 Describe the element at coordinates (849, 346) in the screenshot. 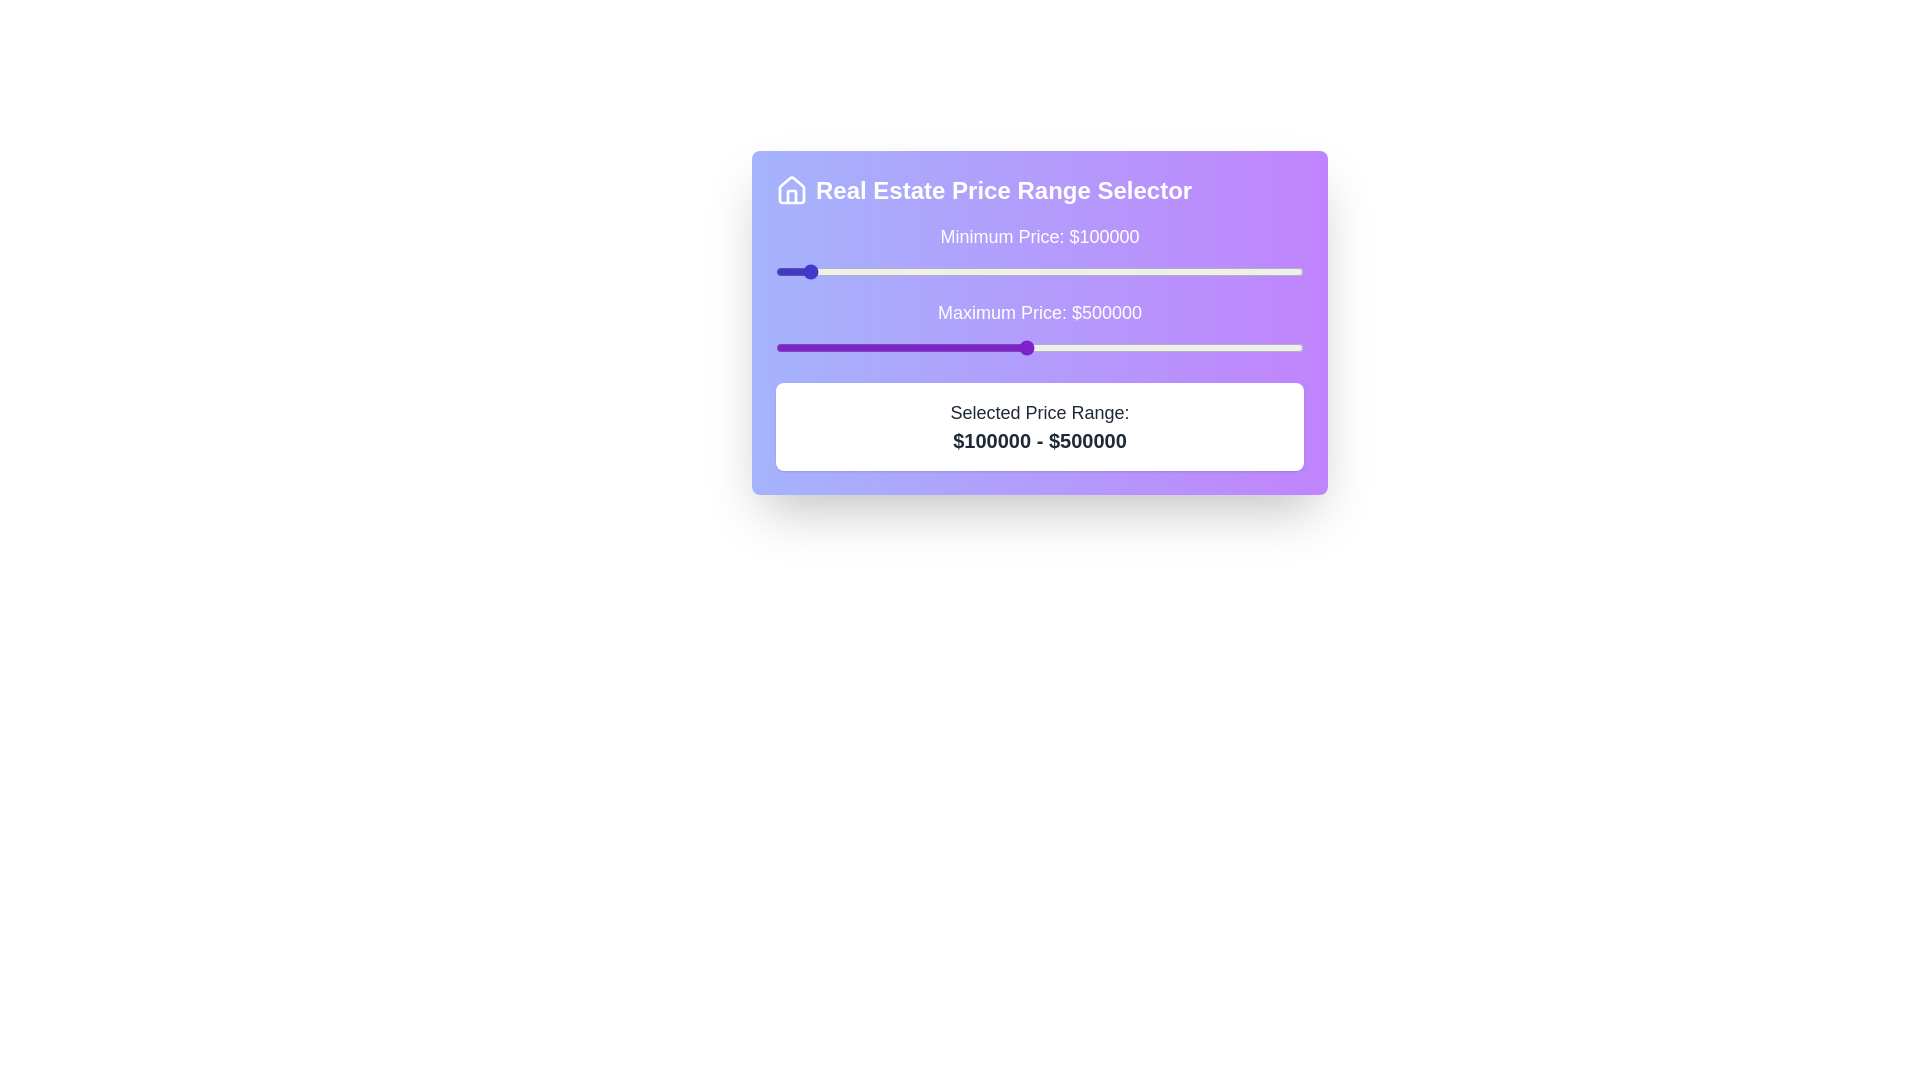

I see `the maximum price slider to 182315` at that location.